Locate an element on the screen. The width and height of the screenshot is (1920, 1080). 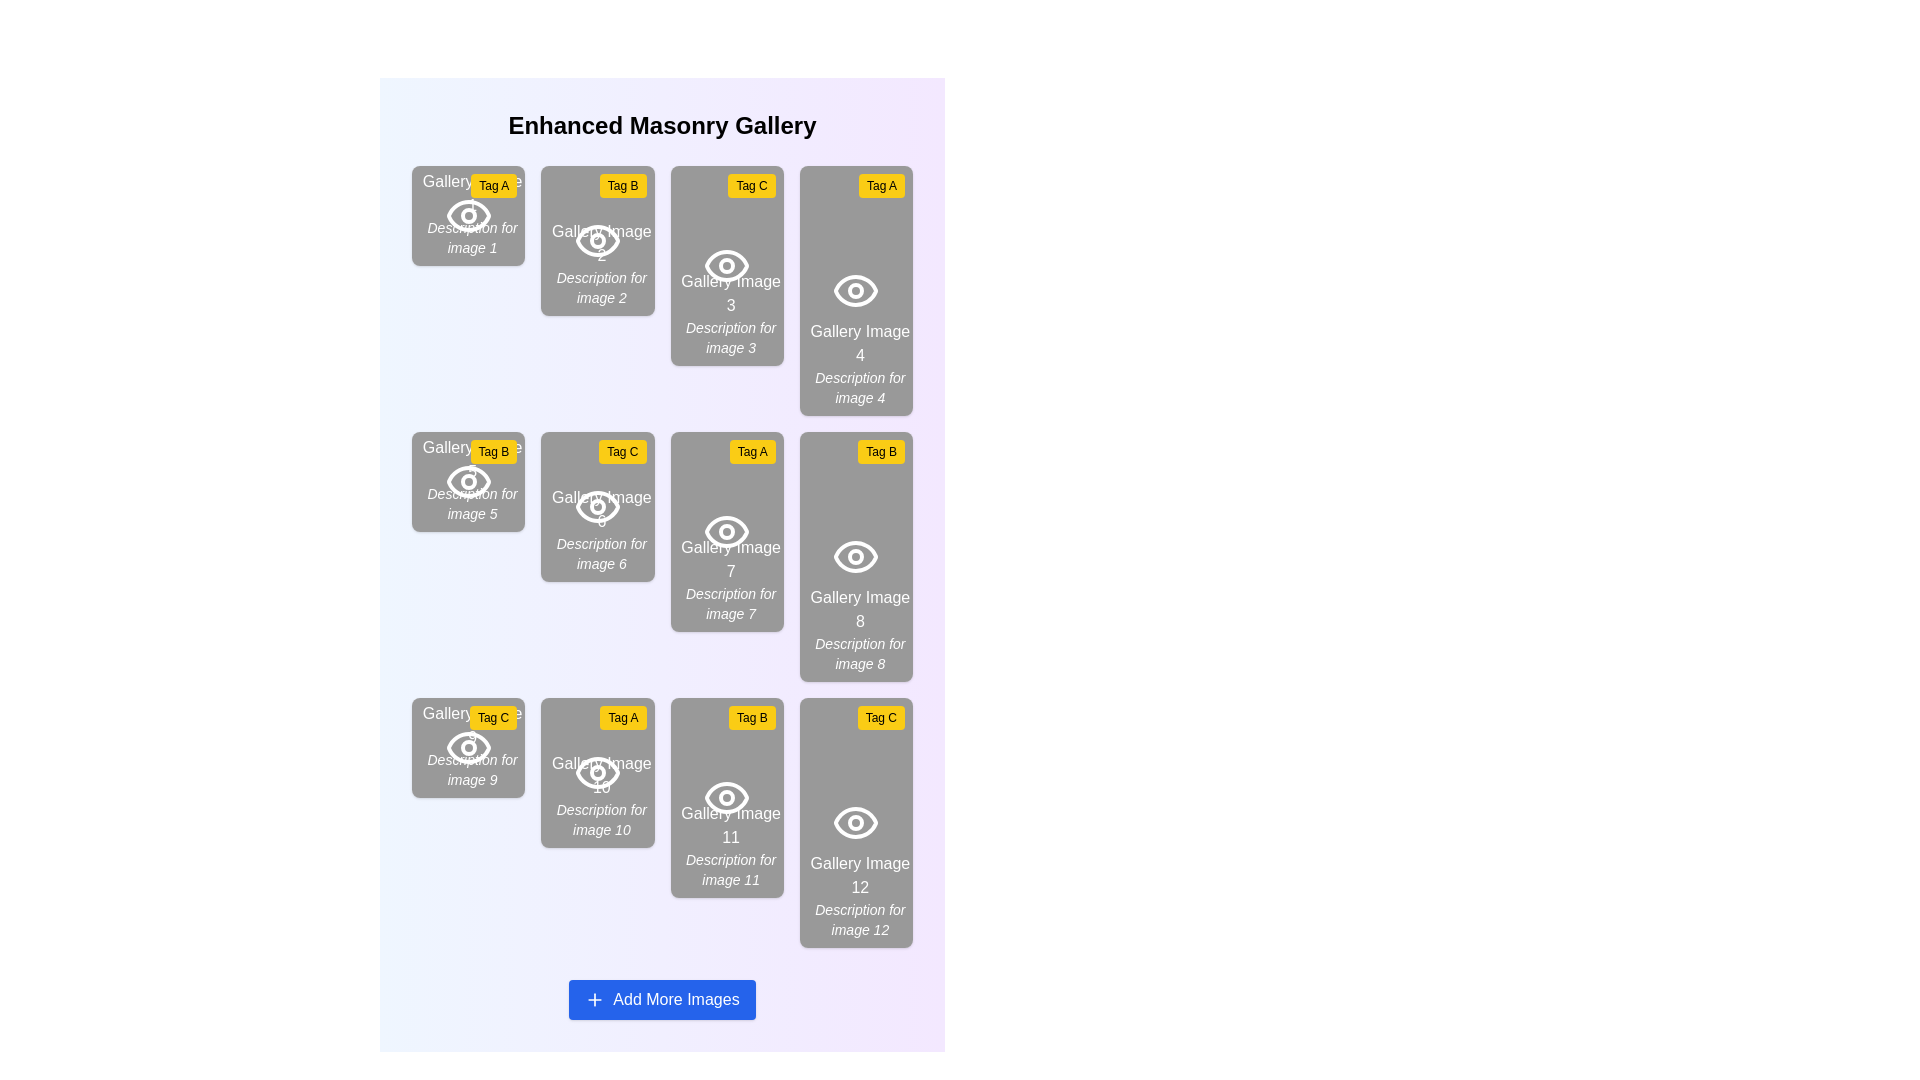
the outer contour of the eye icon within the gallery thumbnail labeled 'Gallery Image 11' is located at coordinates (726, 797).